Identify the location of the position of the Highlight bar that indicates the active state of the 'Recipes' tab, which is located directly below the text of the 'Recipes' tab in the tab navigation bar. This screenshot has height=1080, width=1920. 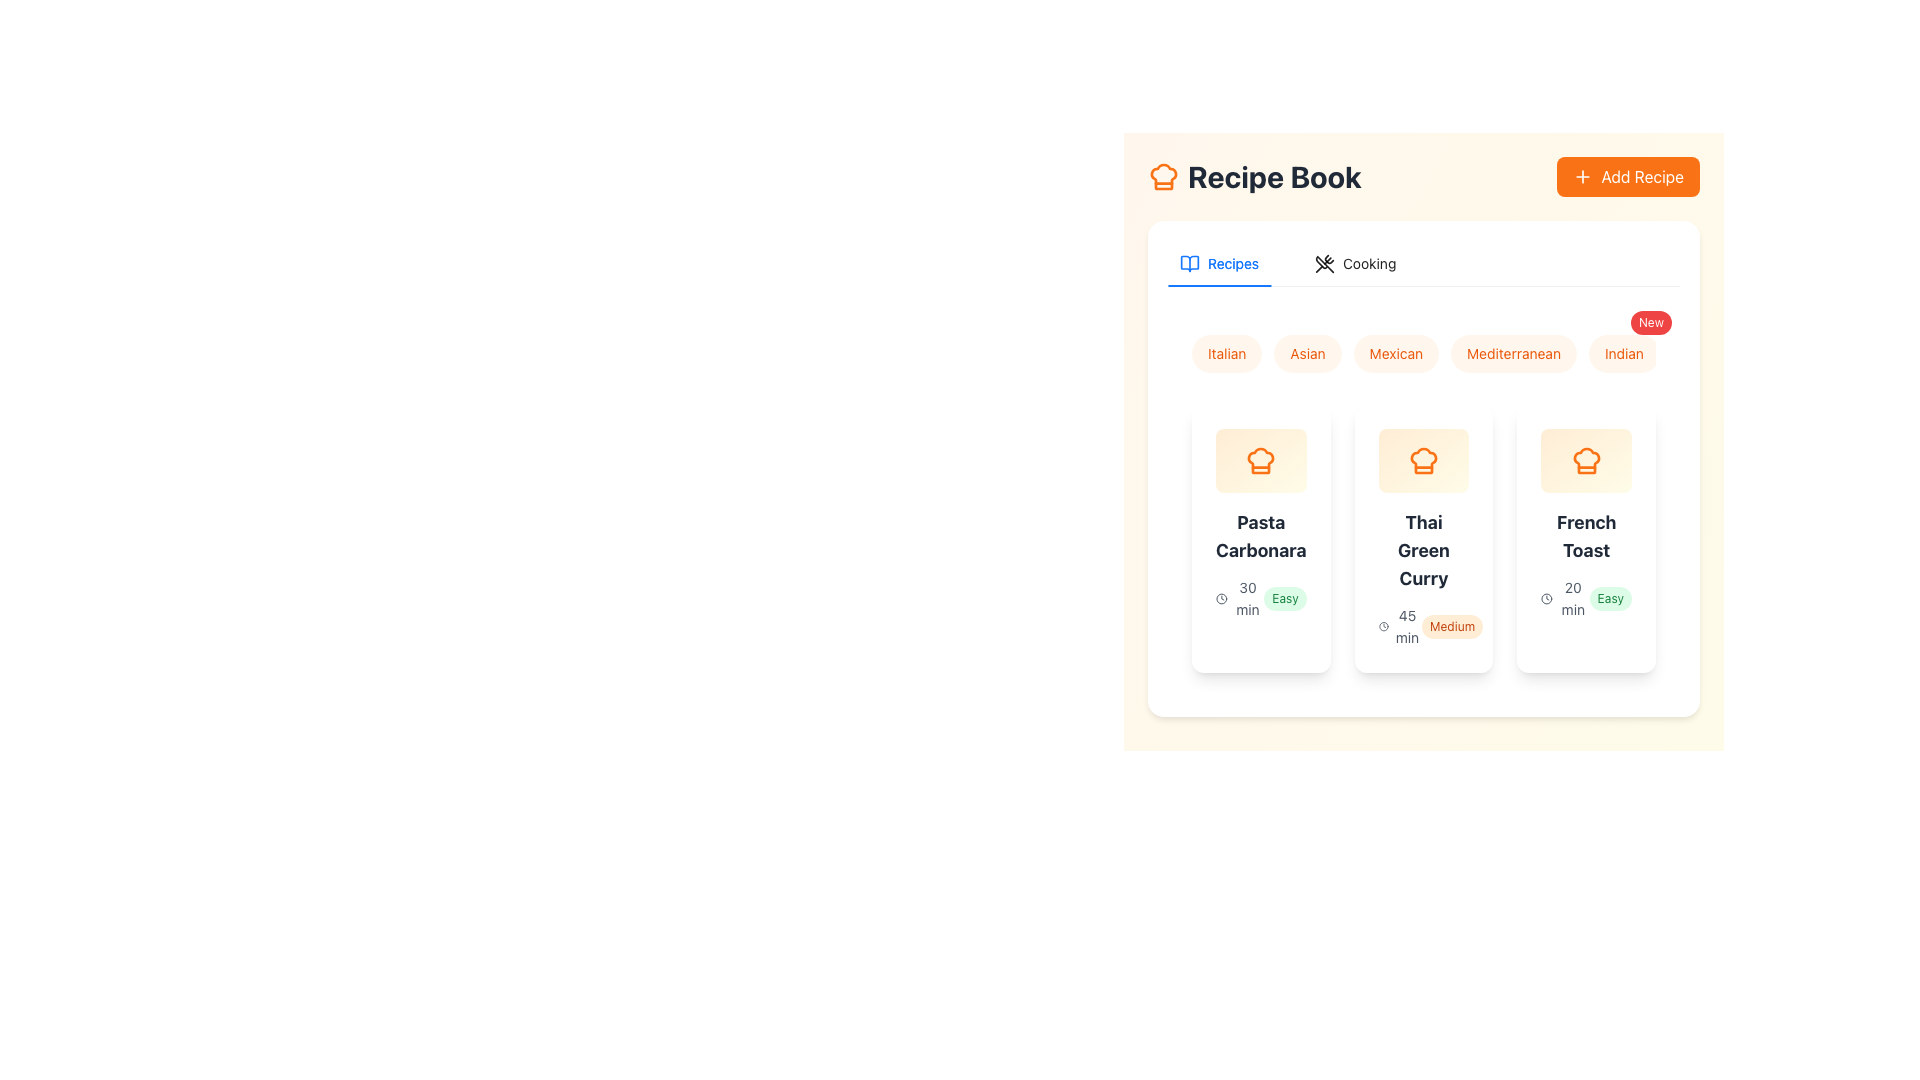
(1218, 285).